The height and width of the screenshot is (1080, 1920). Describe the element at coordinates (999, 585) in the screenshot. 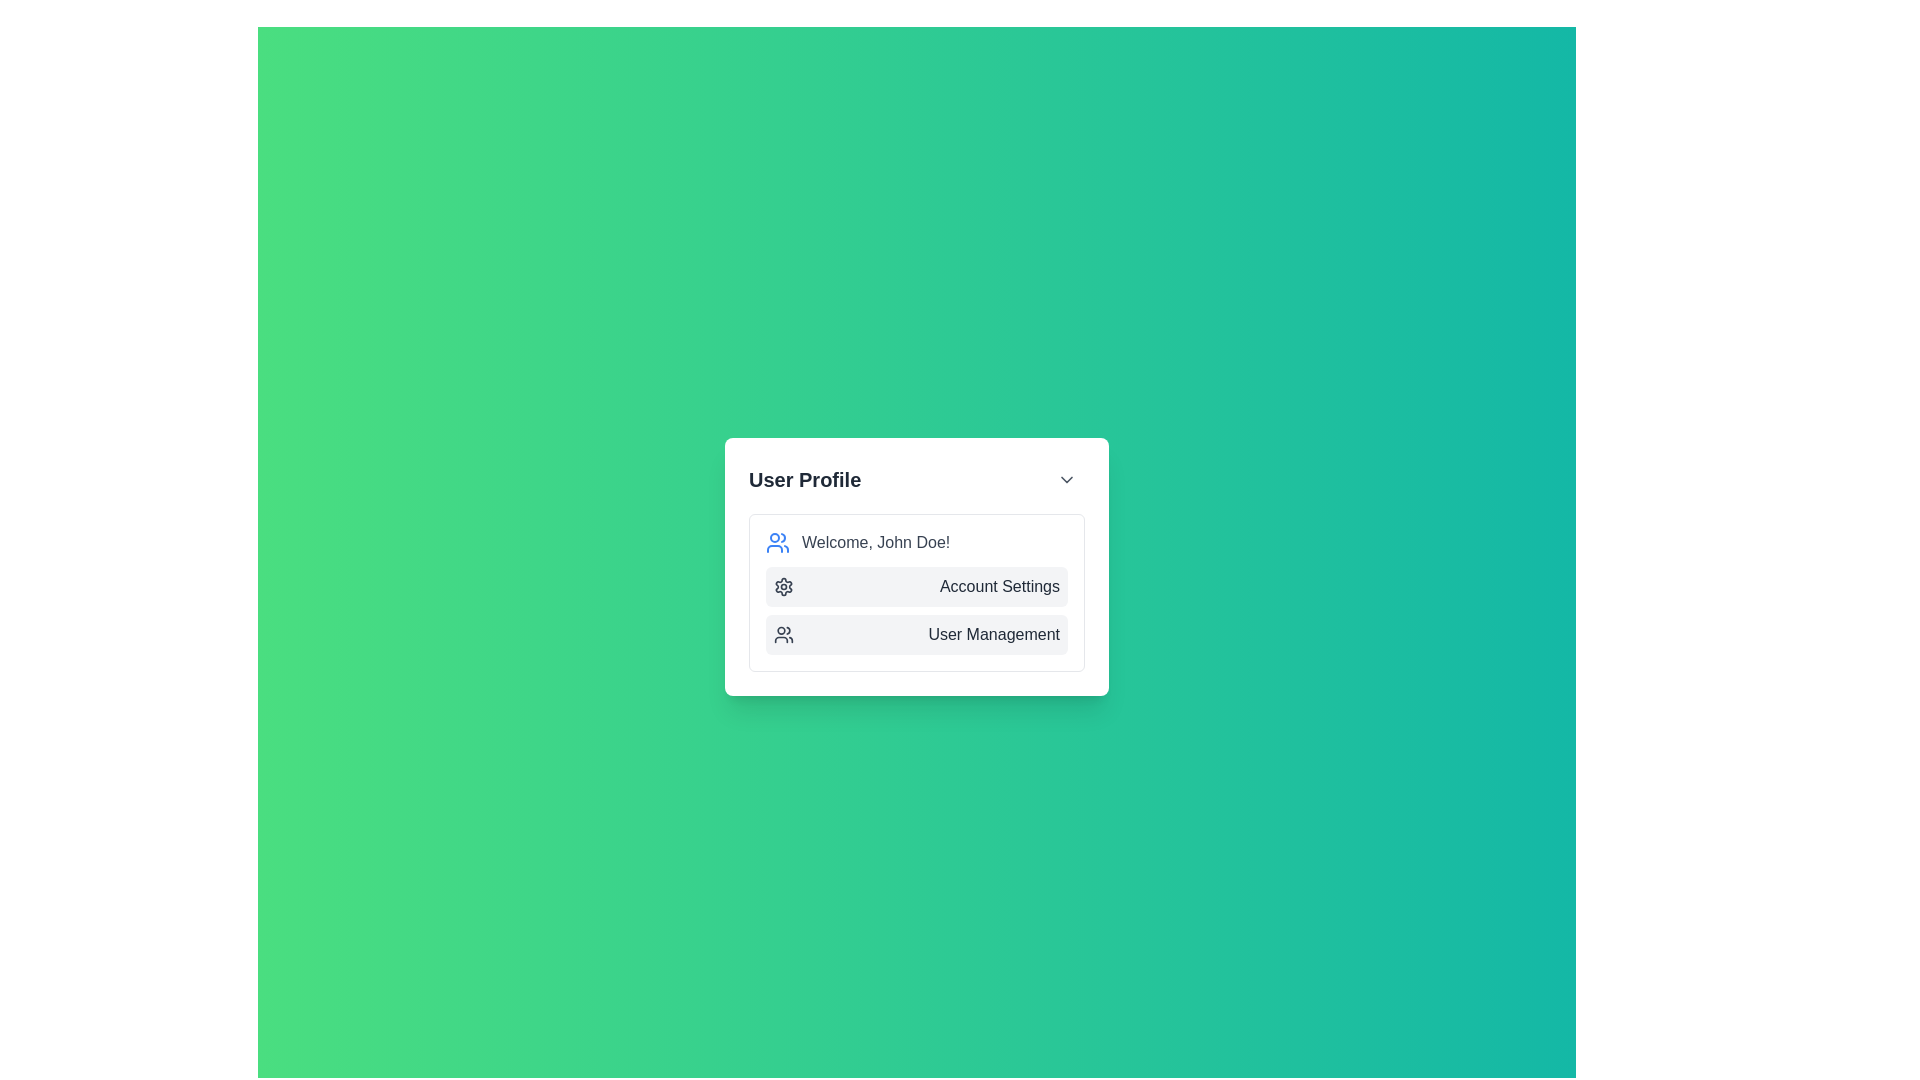

I see `the 'Account Settings' text label, which is styled with gray color and positioned next to a settings icon in the dropdown under 'User Profile.'` at that location.